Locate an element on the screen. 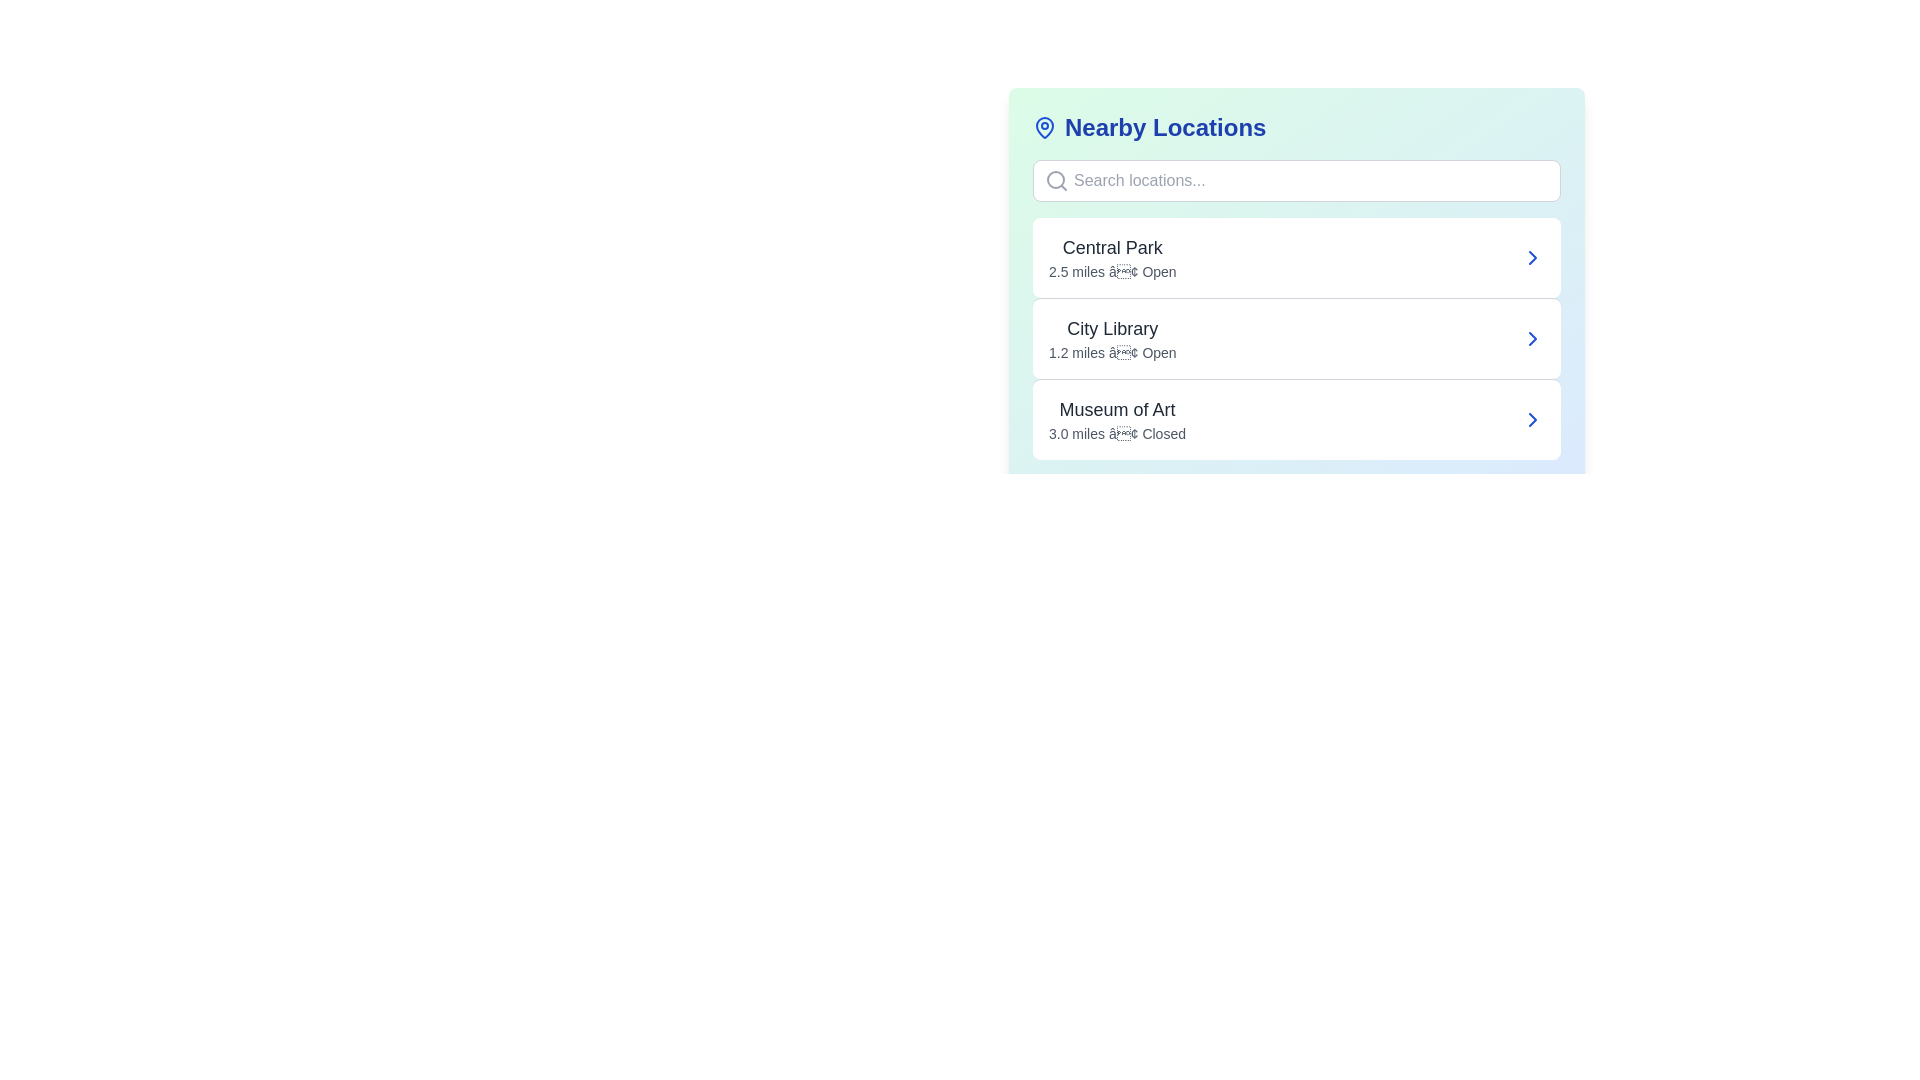 This screenshot has width=1920, height=1080. the right-facing chevron icon indicating navigation actions located at the far-right end of the 'Museum of Art' list entry in the 'Nearby Locations' list is located at coordinates (1531, 419).